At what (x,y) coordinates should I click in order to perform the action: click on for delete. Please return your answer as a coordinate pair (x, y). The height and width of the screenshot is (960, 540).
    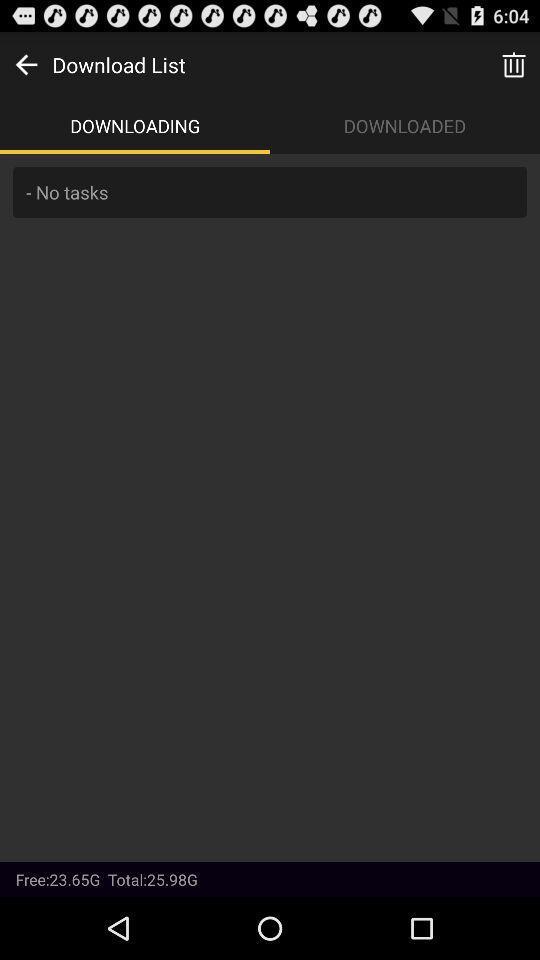
    Looking at the image, I should click on (513, 64).